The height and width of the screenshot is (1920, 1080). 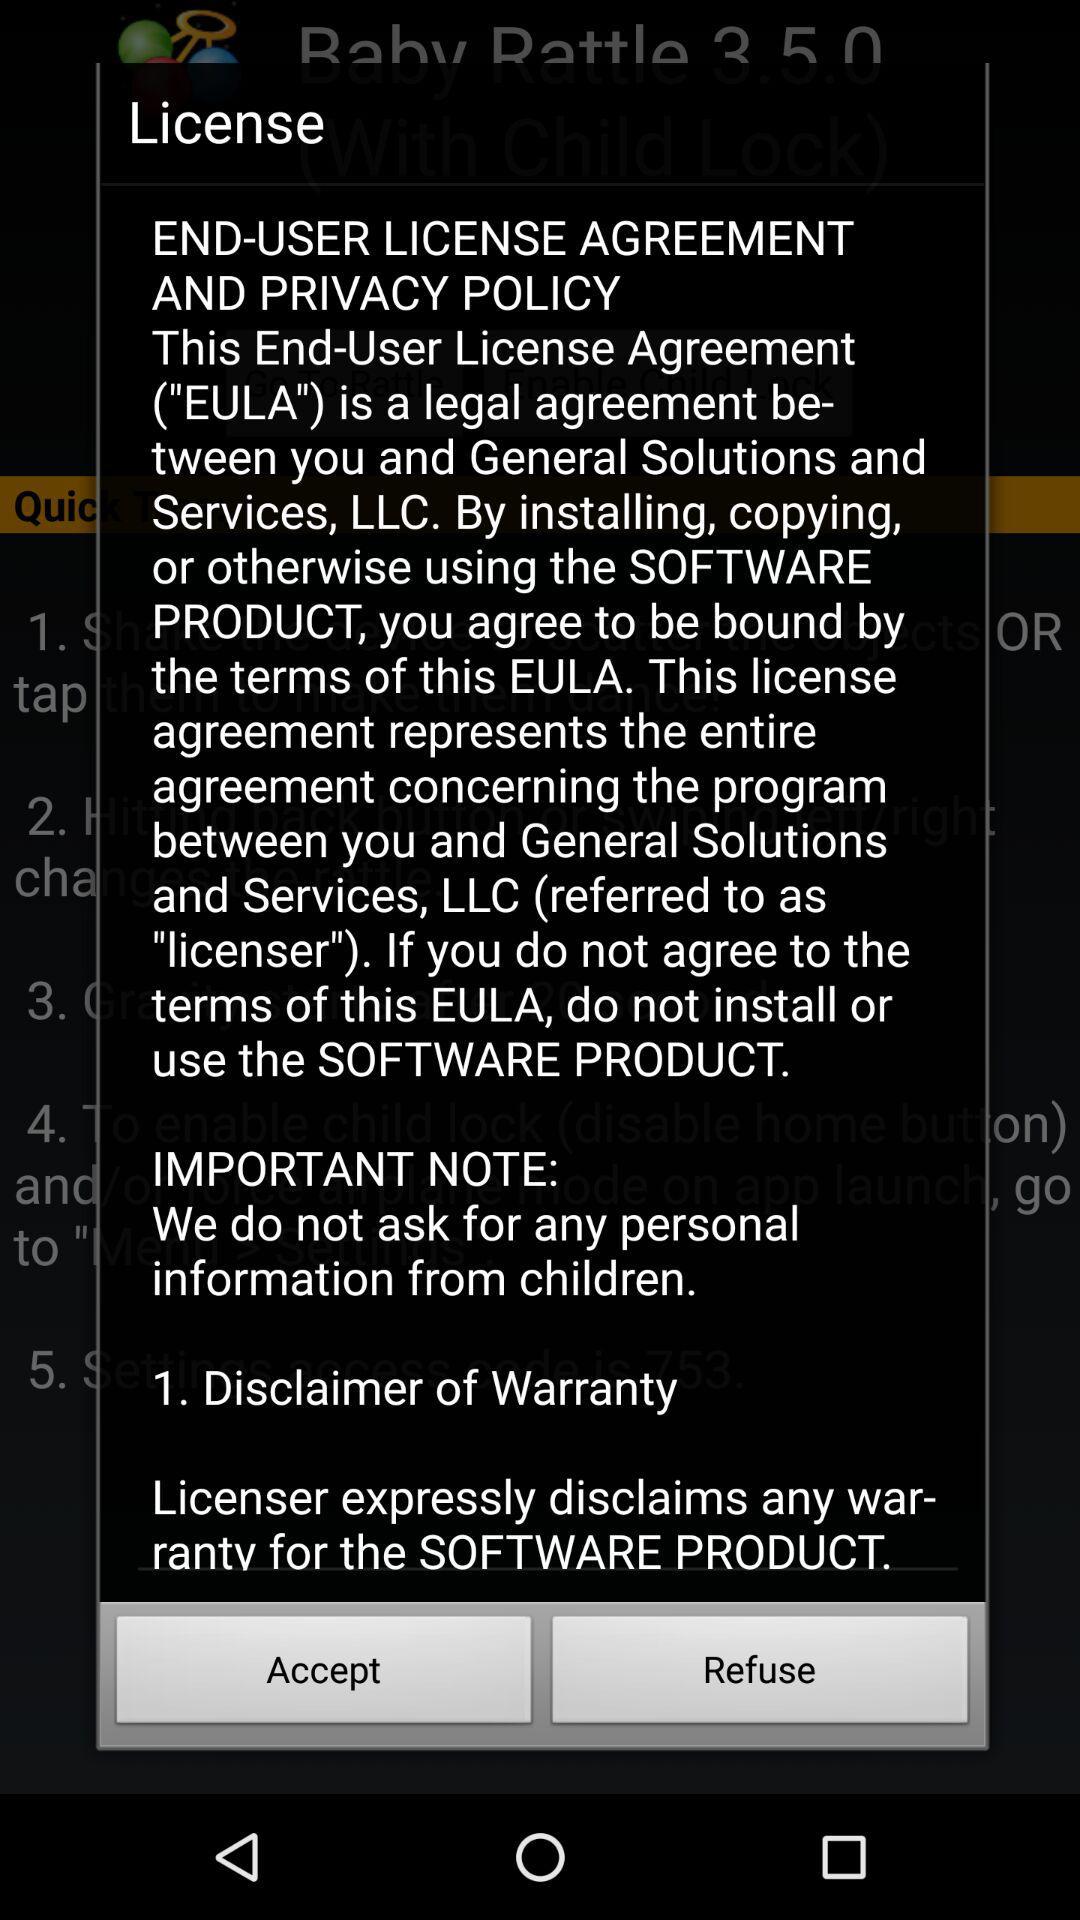 I want to click on item to the left of refuse item, so click(x=323, y=1675).